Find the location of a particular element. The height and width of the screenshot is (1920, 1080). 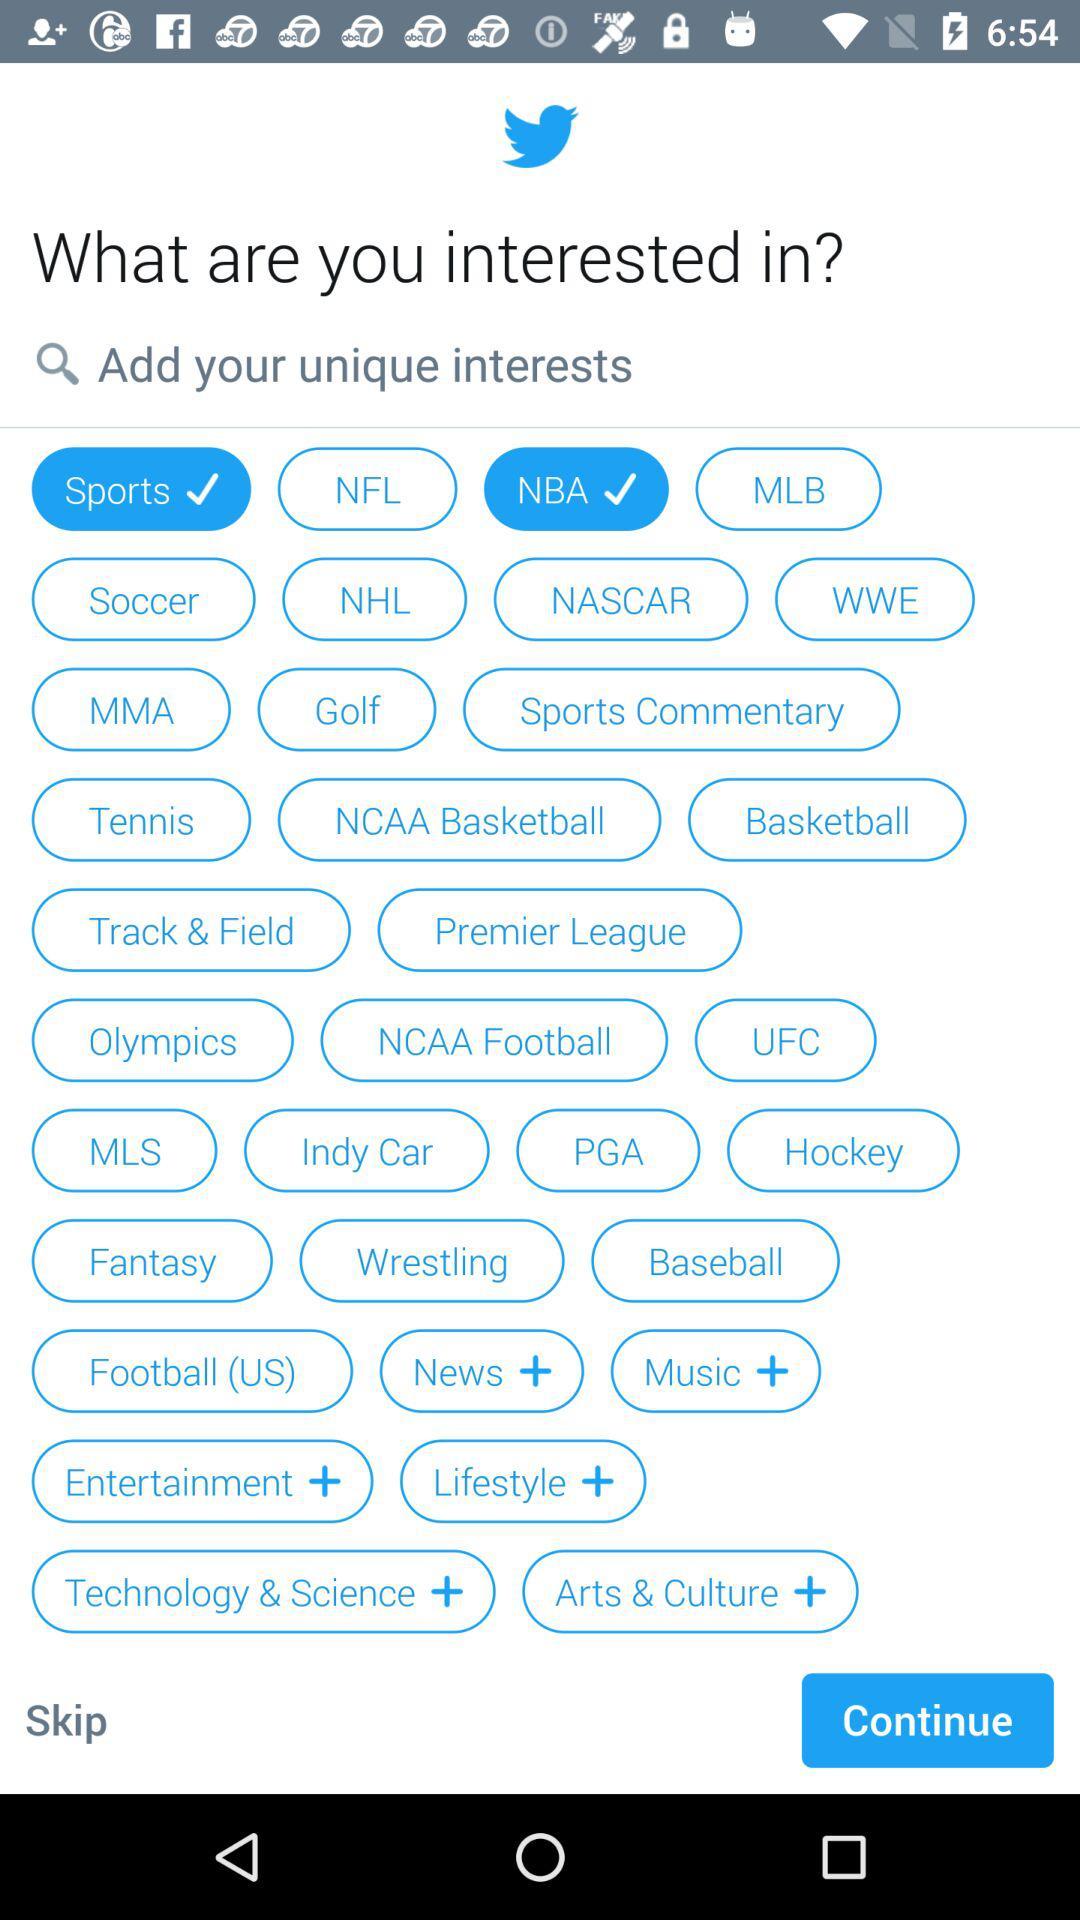

icon to the left of continue icon is located at coordinates (65, 1719).